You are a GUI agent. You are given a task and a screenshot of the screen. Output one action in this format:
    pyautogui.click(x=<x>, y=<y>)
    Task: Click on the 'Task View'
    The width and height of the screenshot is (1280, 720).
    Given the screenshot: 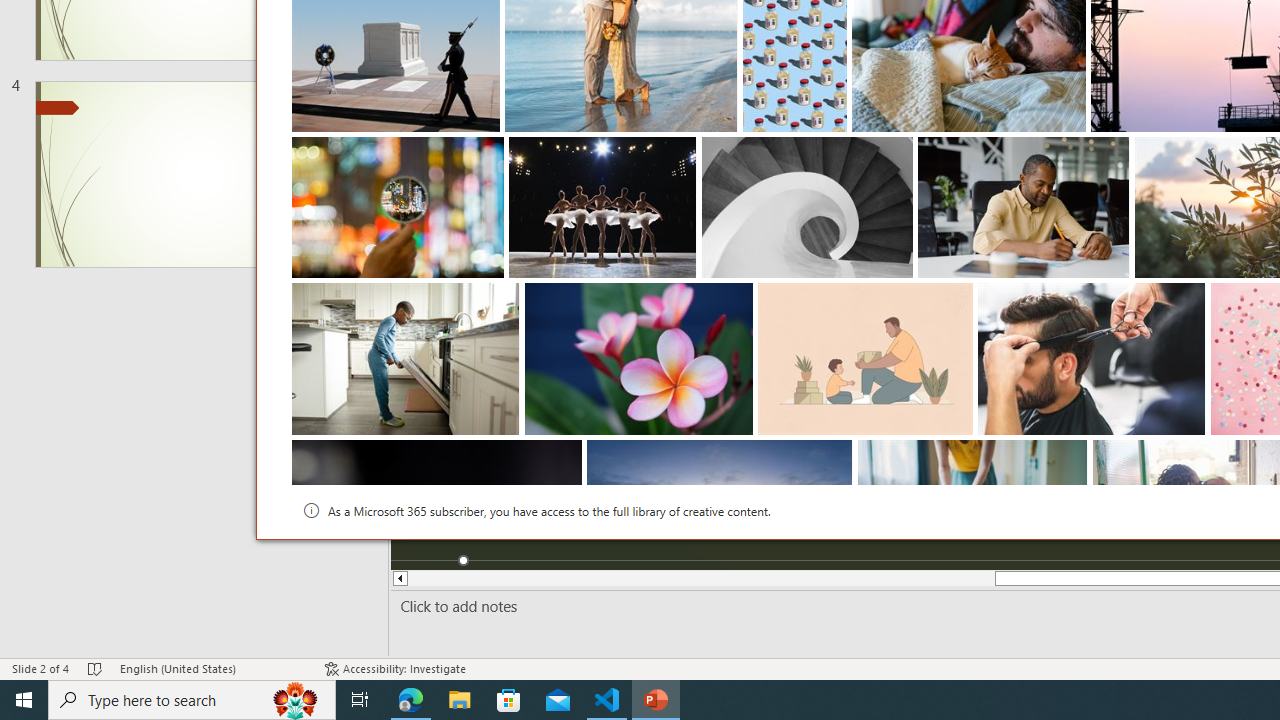 What is the action you would take?
    pyautogui.click(x=359, y=698)
    